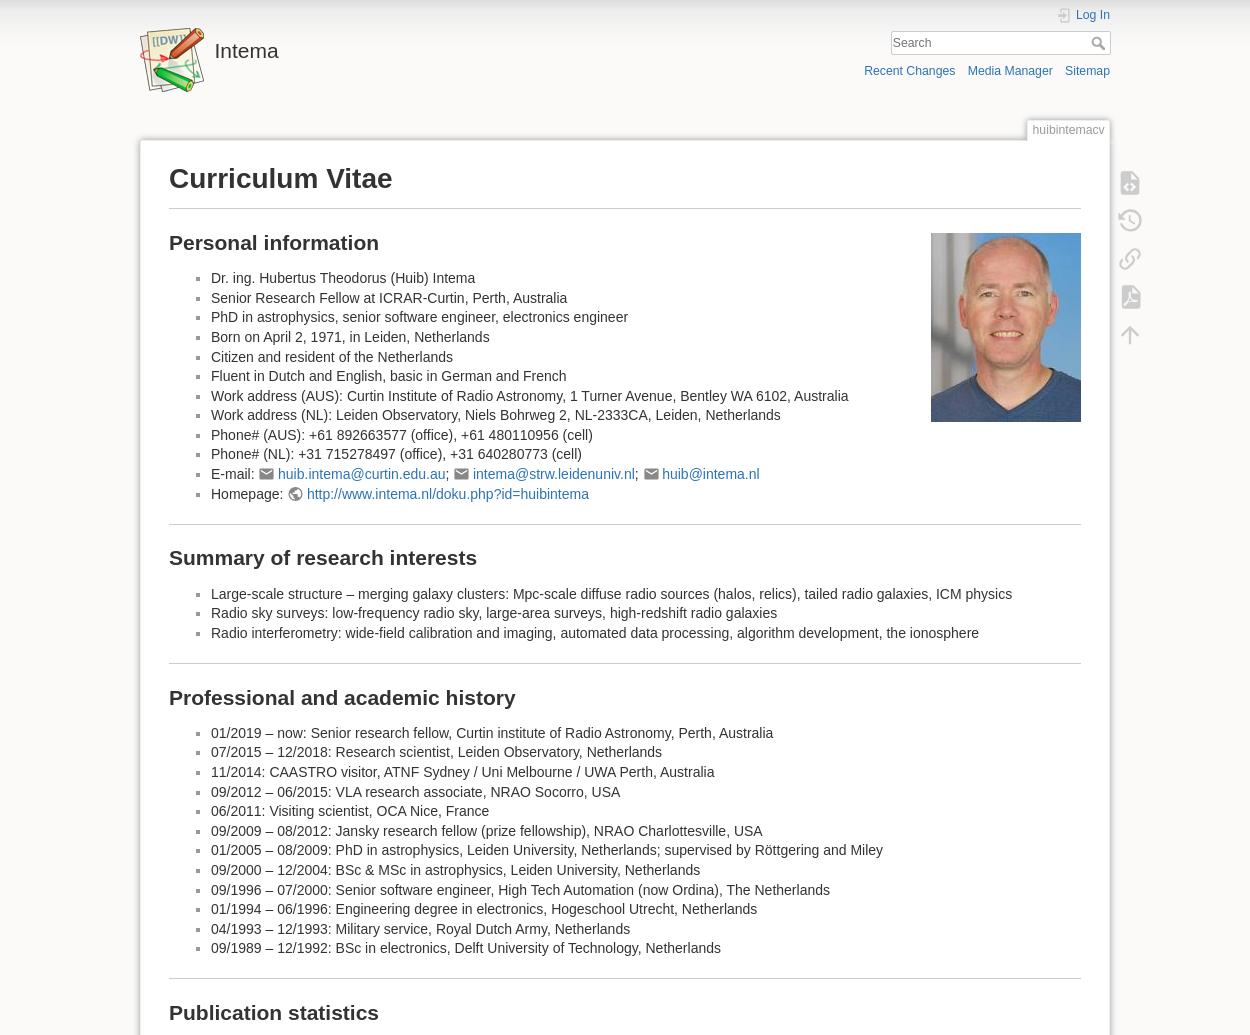 The width and height of the screenshot is (1250, 1035). What do you see at coordinates (420, 926) in the screenshot?
I see `'04/1993 – 12/1993: Military service, Royal Dutch Army, Netherlands'` at bounding box center [420, 926].